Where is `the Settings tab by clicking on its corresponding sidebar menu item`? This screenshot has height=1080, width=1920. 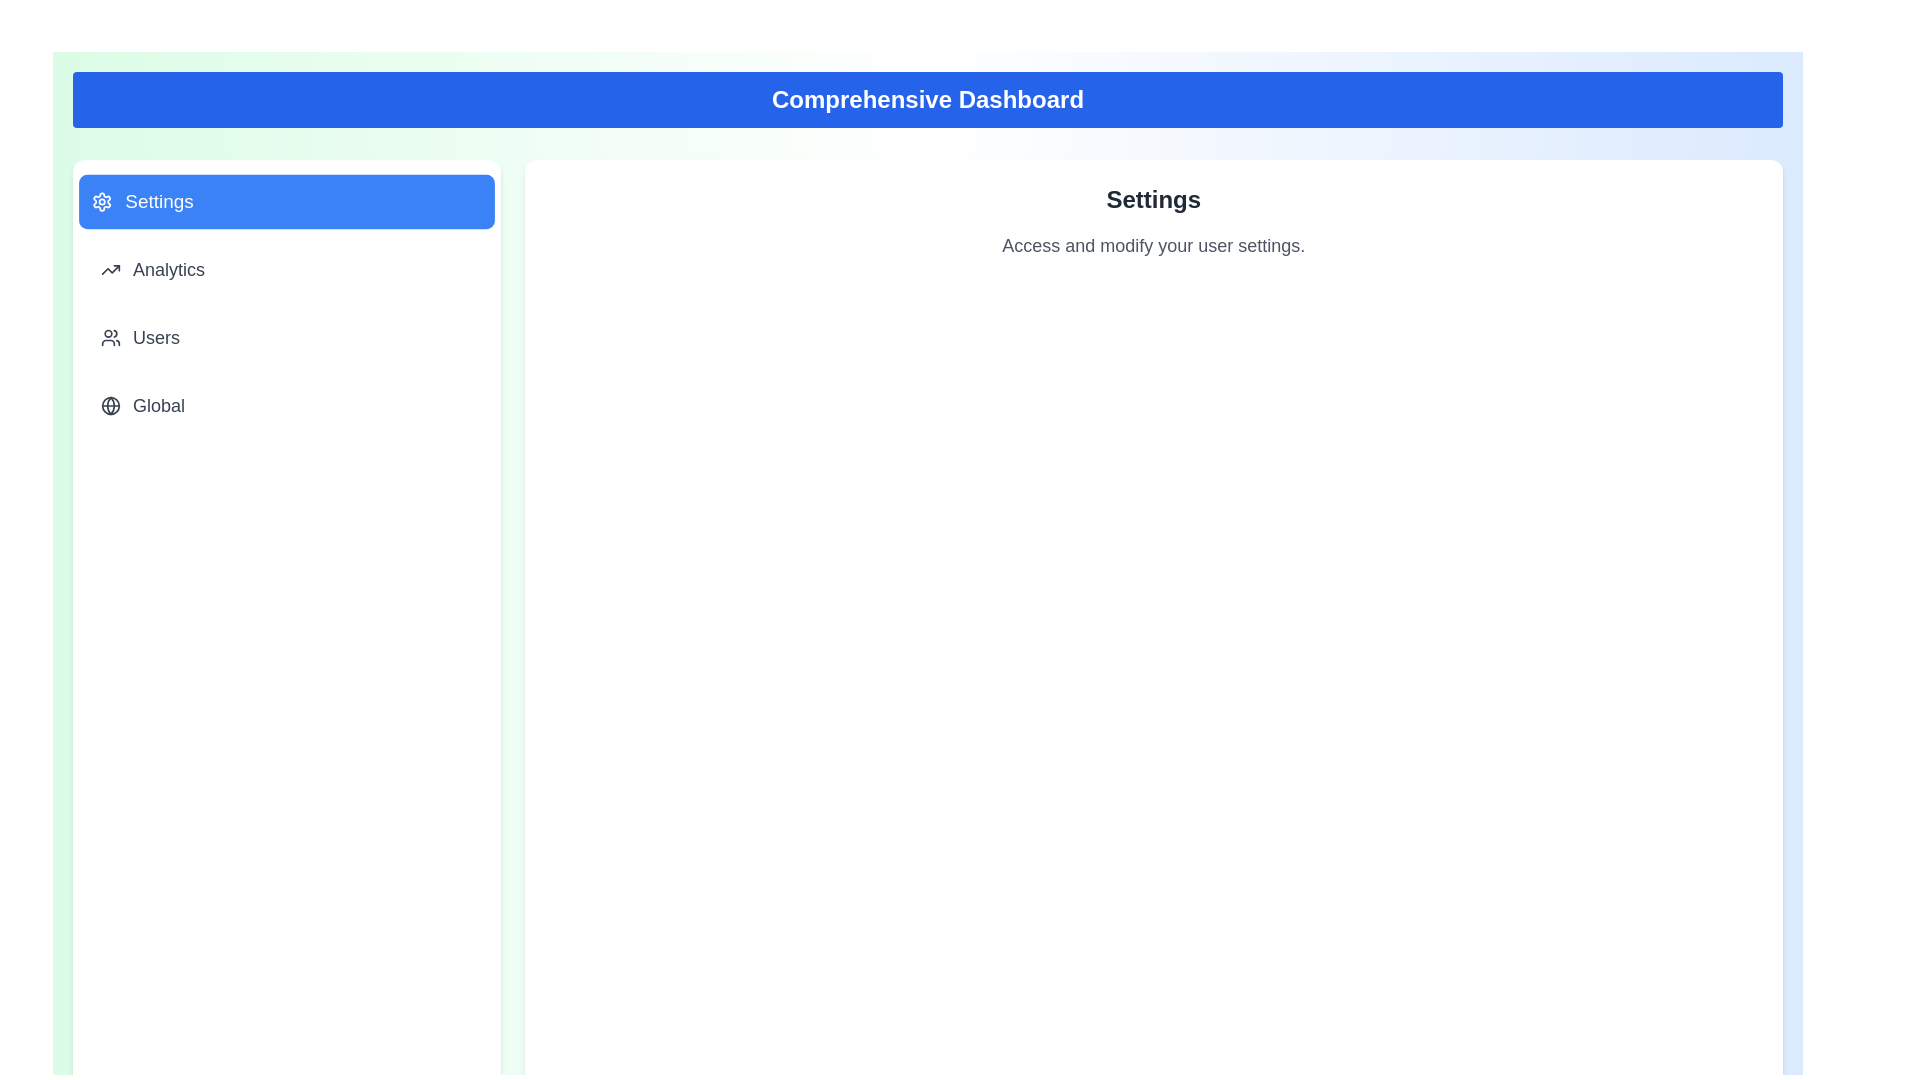 the Settings tab by clicking on its corresponding sidebar menu item is located at coordinates (285, 201).